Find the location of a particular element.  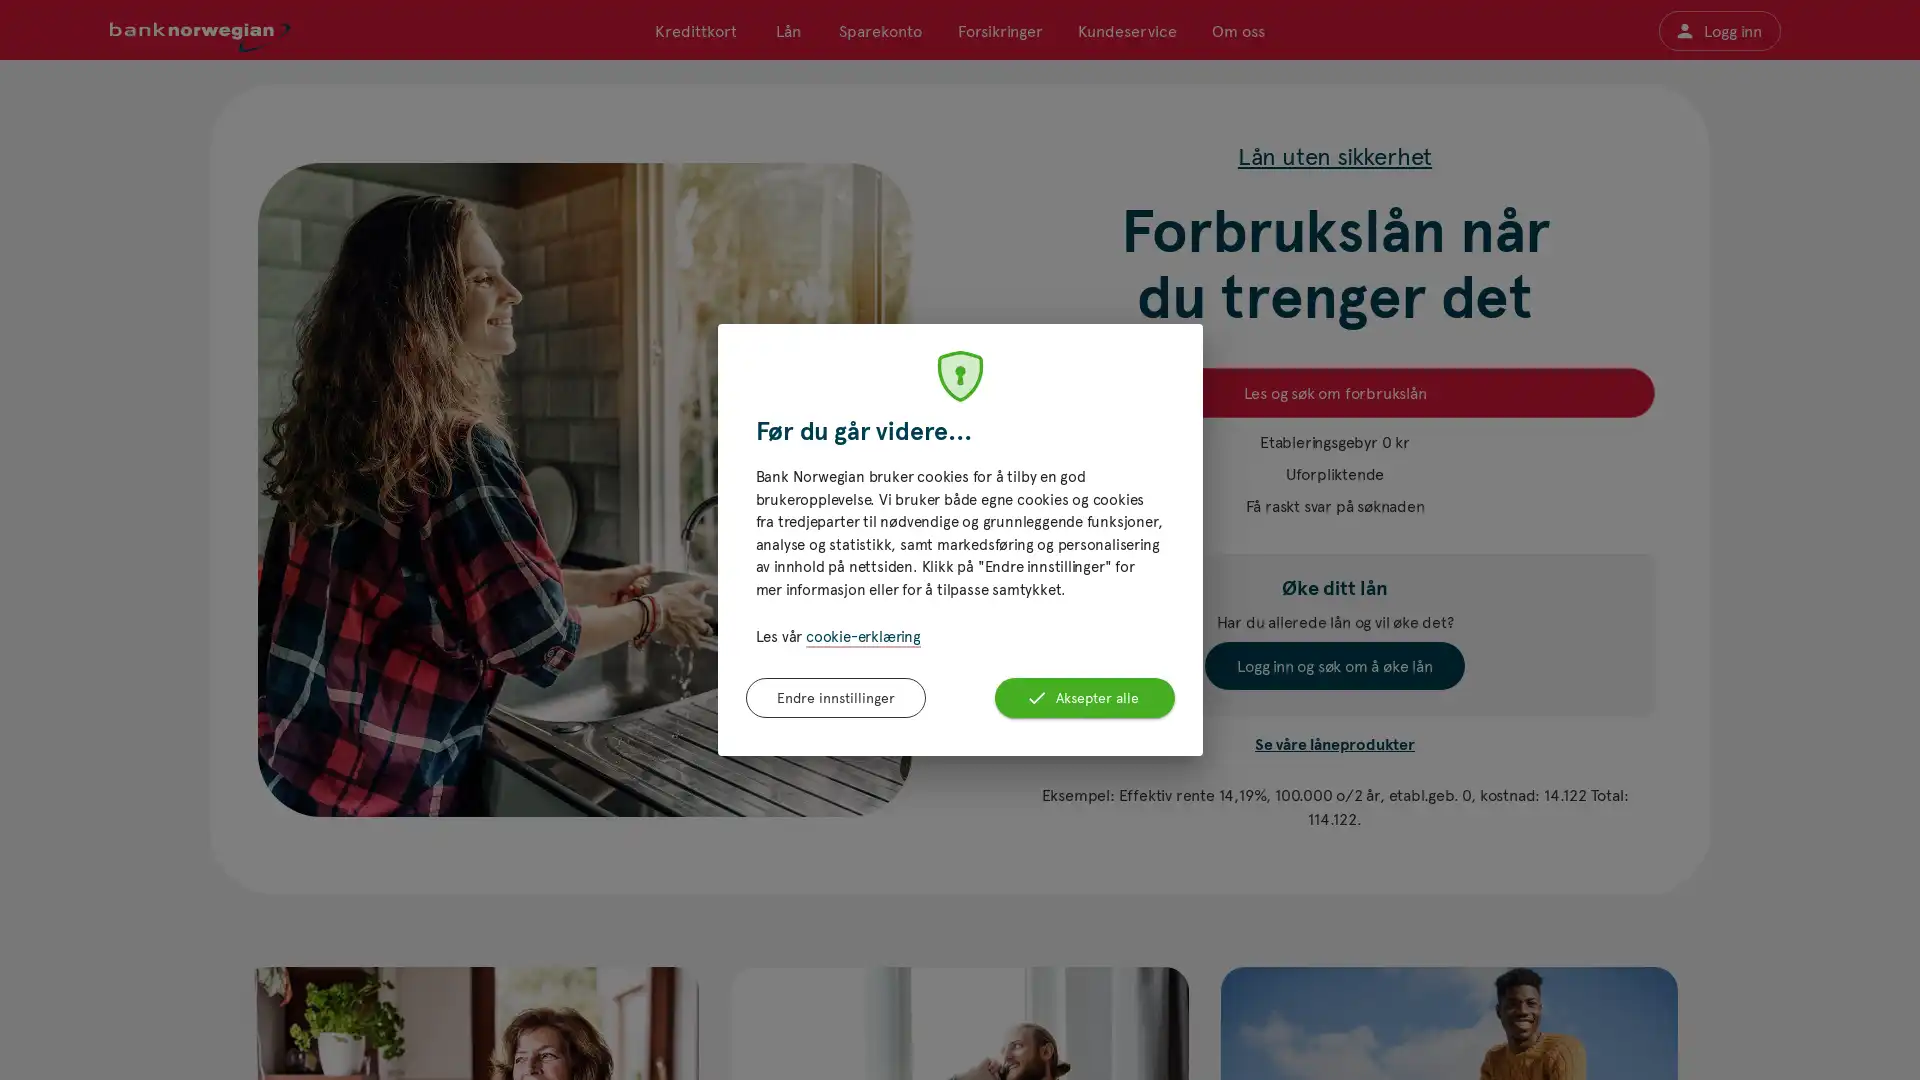

Logg inn is located at coordinates (1718, 30).